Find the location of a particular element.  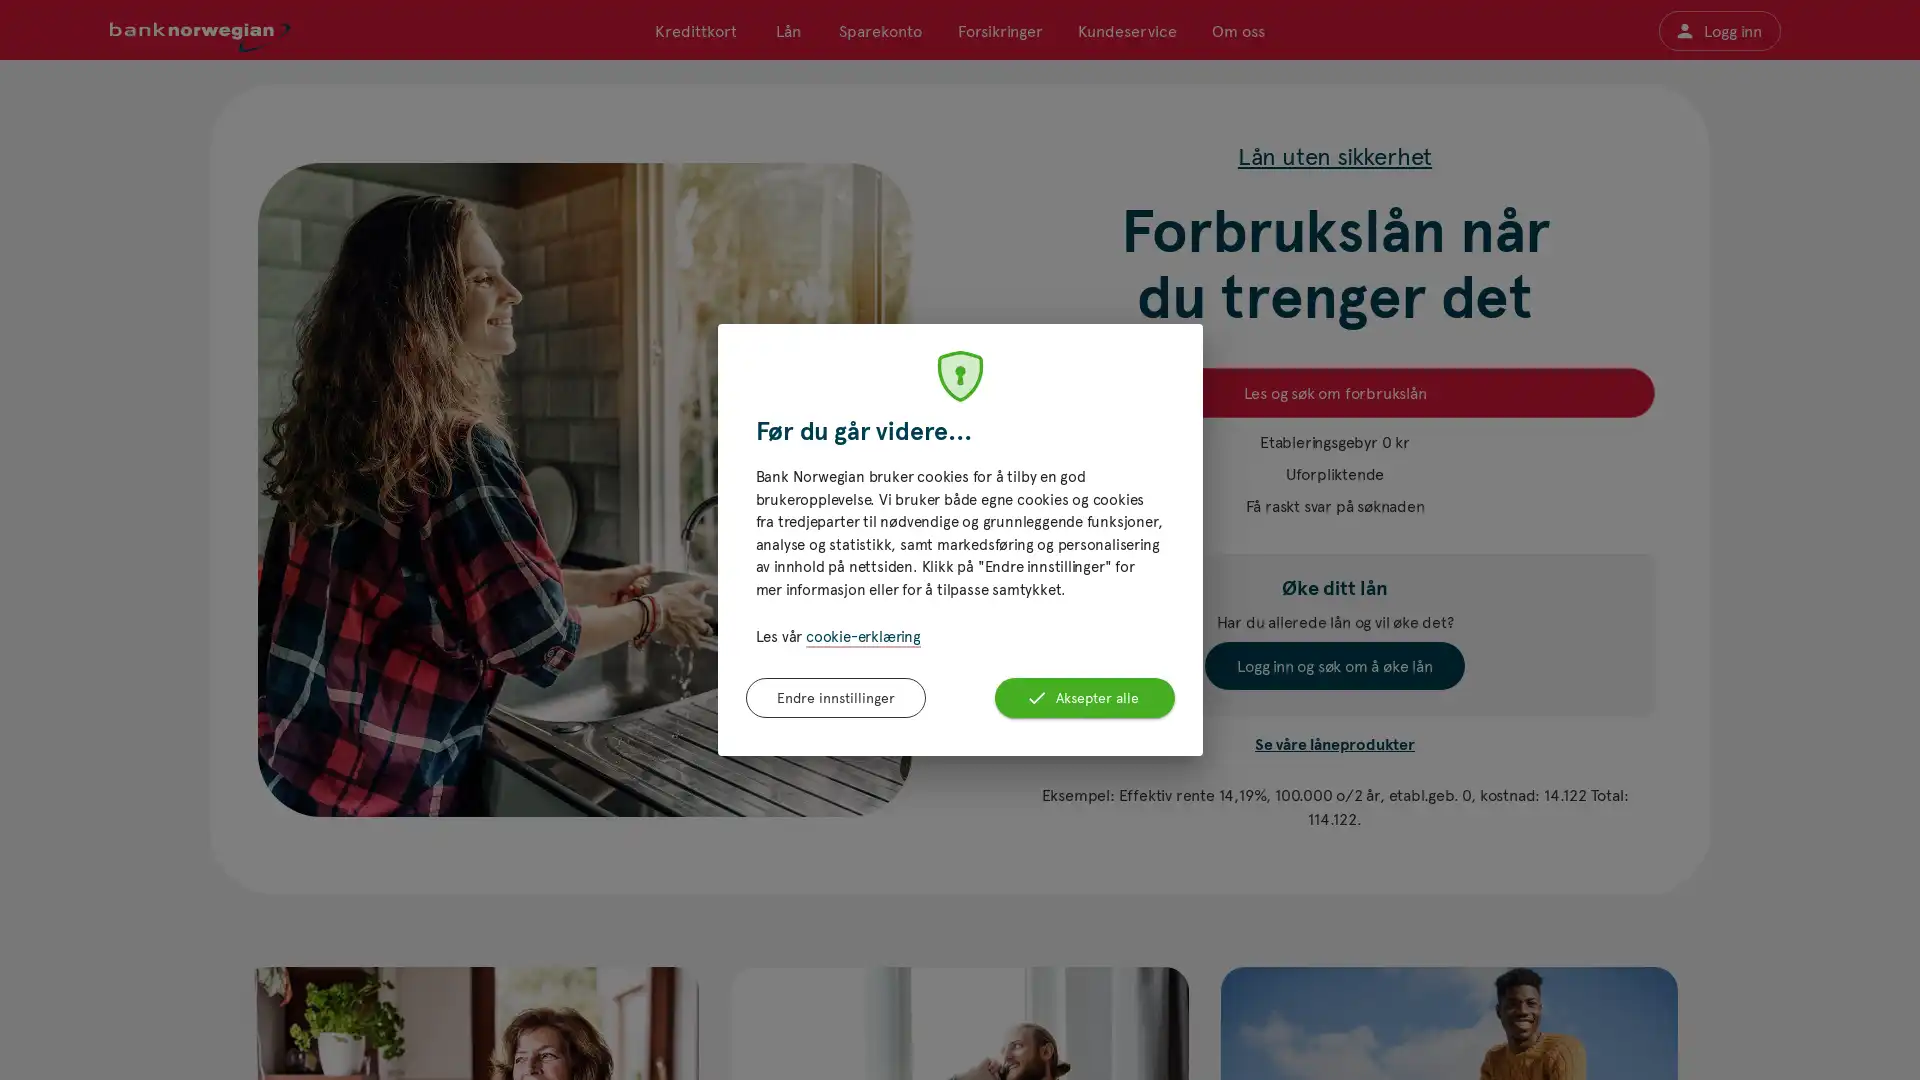

Logg inn is located at coordinates (1718, 30).